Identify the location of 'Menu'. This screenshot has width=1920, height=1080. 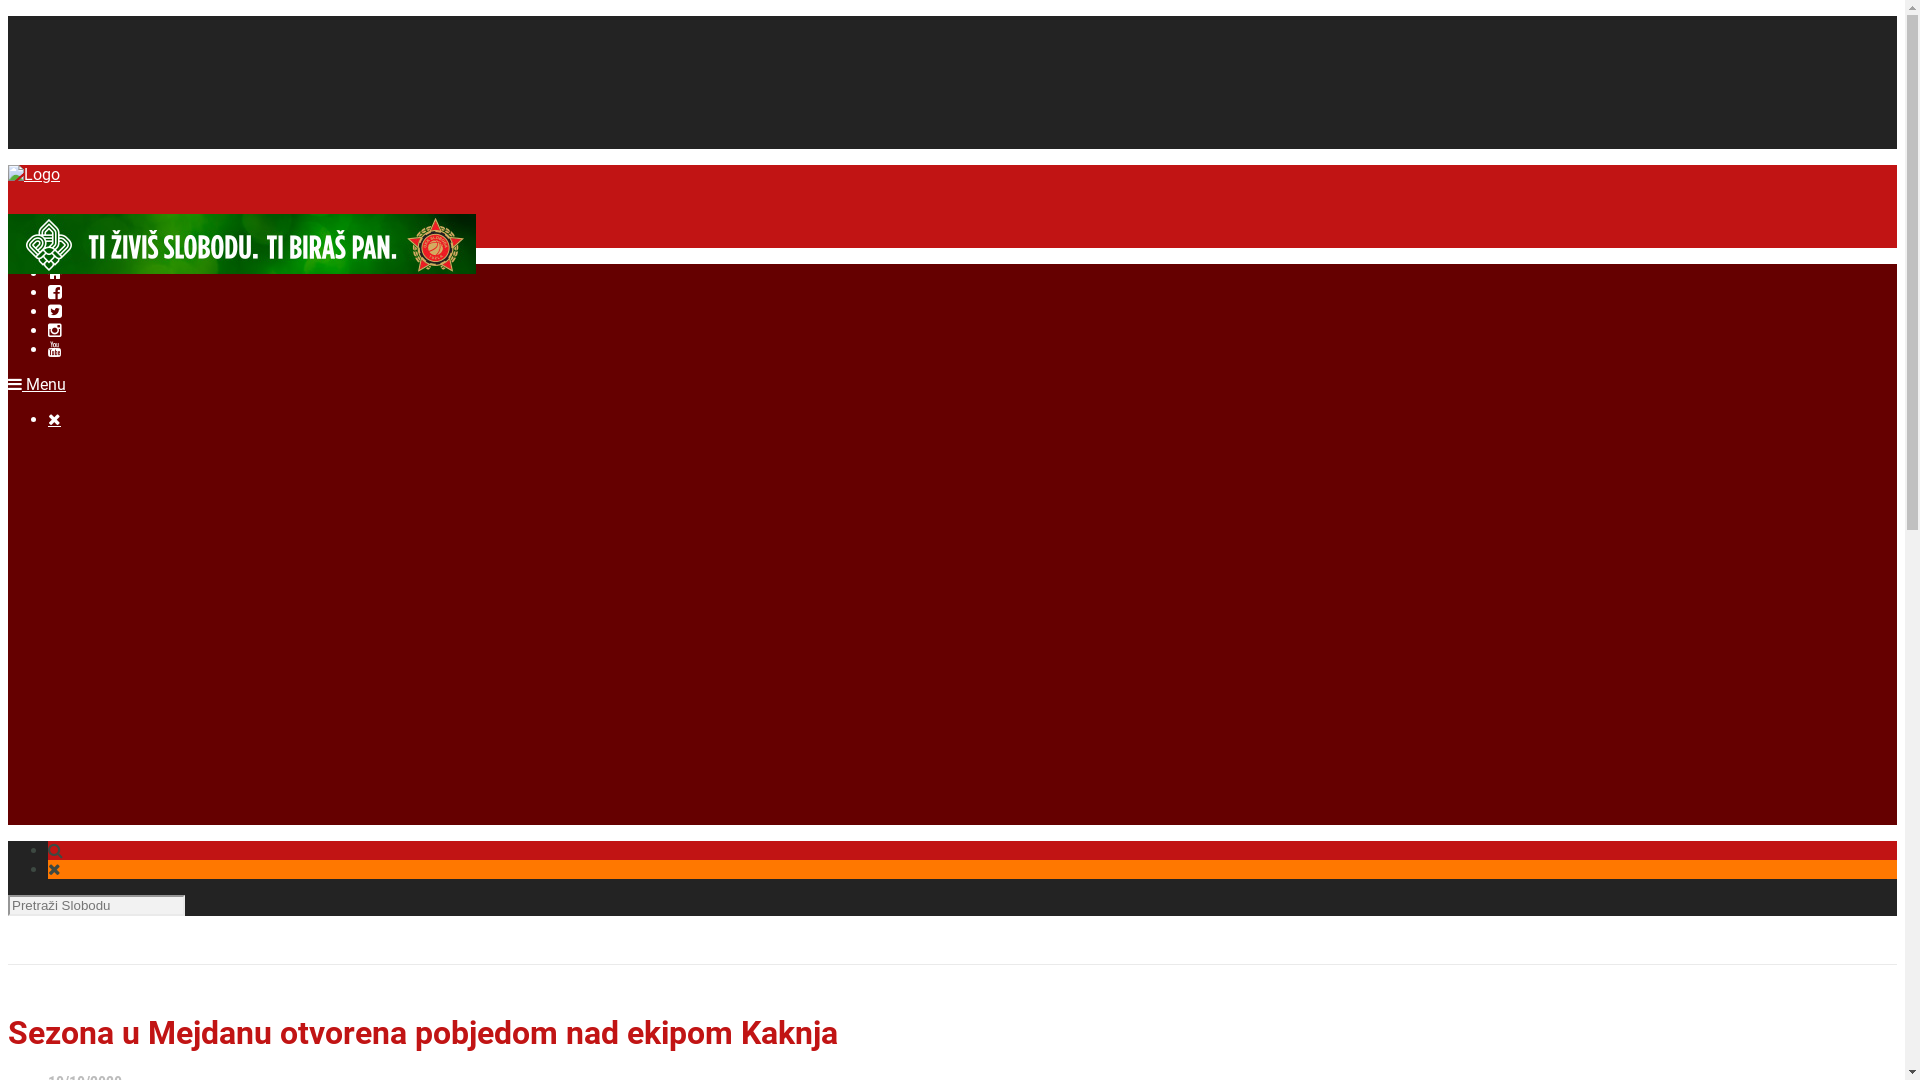
(37, 384).